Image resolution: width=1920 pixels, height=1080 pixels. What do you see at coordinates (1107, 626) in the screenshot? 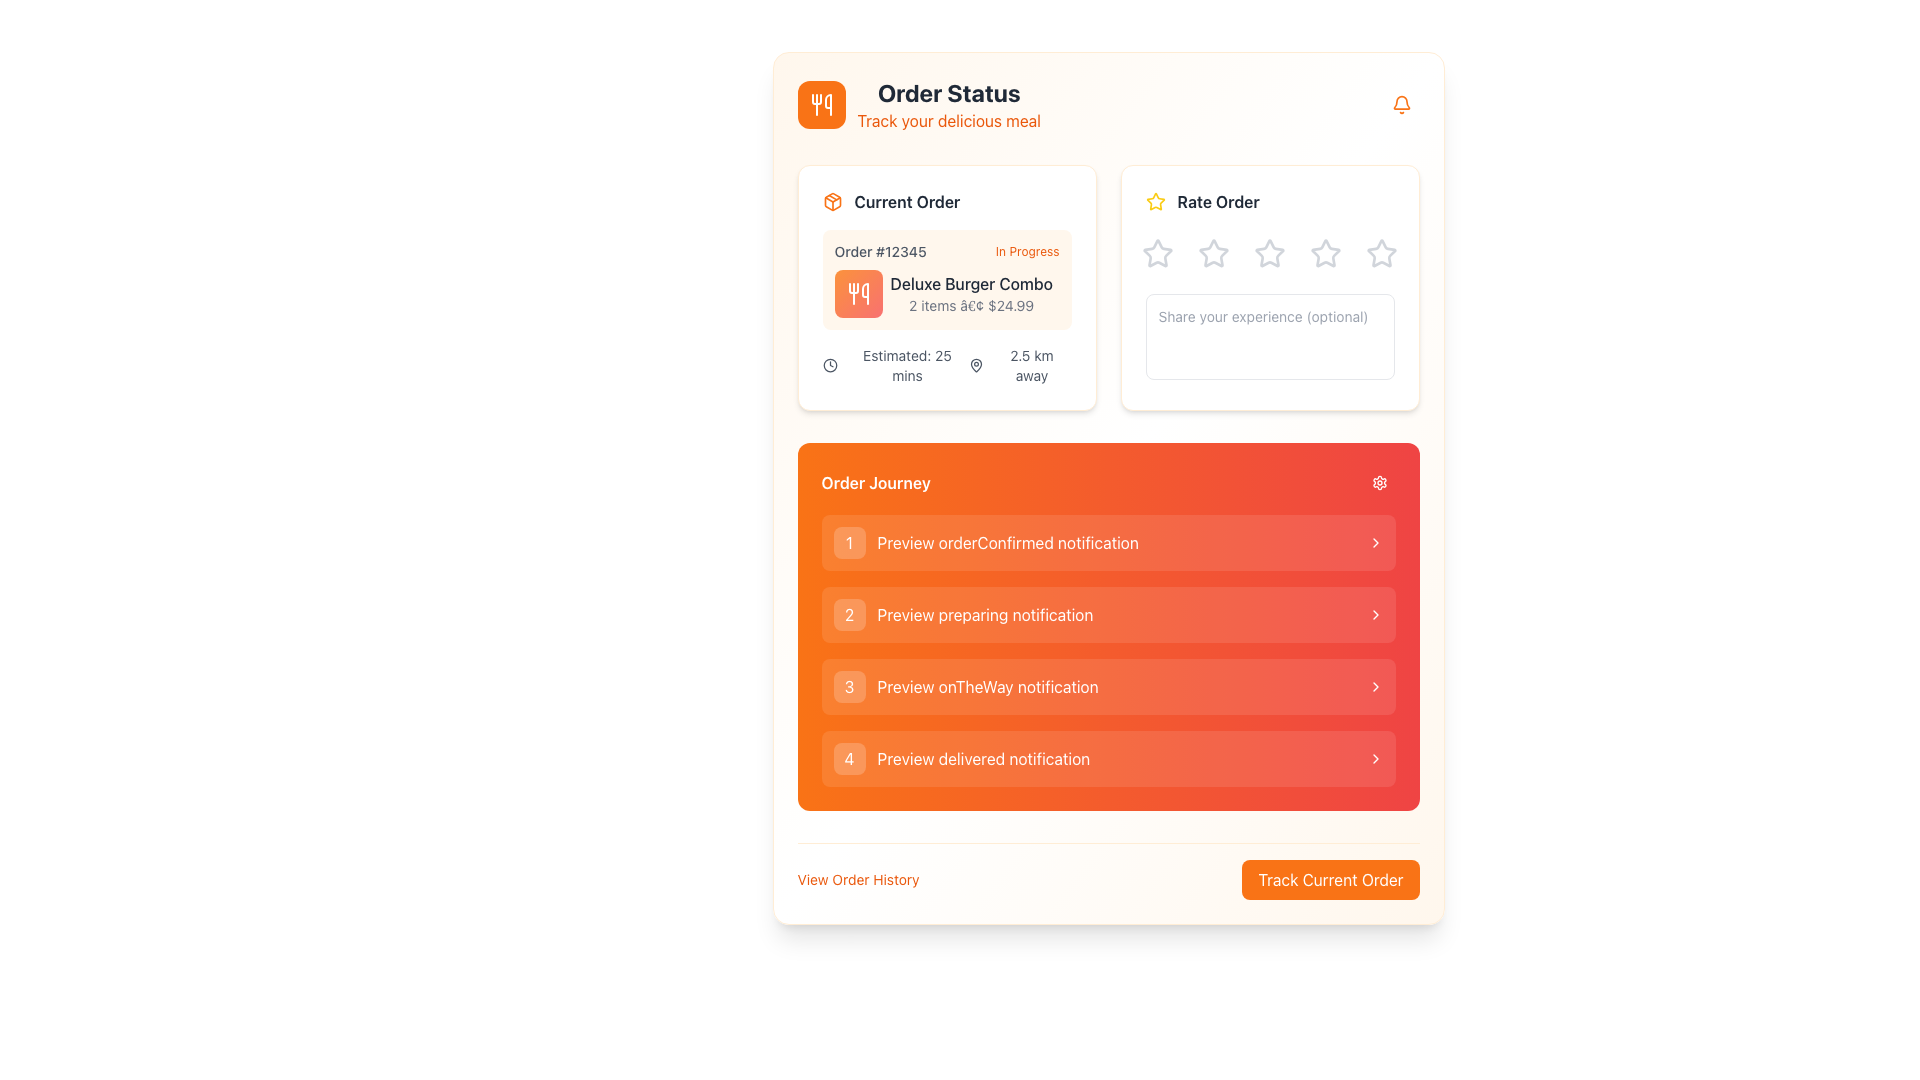
I see `the entries in the 'Order Journey' progress indicator` at bounding box center [1107, 626].